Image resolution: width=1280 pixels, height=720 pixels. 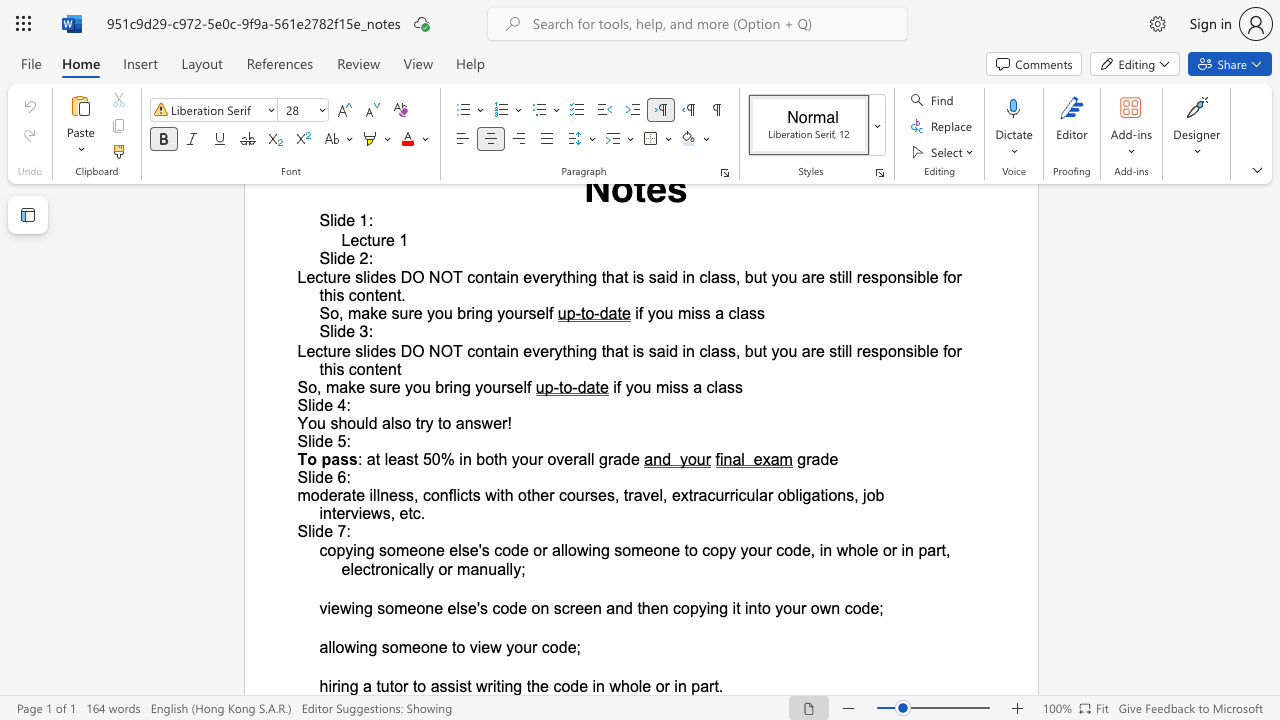 What do you see at coordinates (560, 685) in the screenshot?
I see `the subset text "ode in whole or in pa" within the text "writing the code in whole or in part."` at bounding box center [560, 685].